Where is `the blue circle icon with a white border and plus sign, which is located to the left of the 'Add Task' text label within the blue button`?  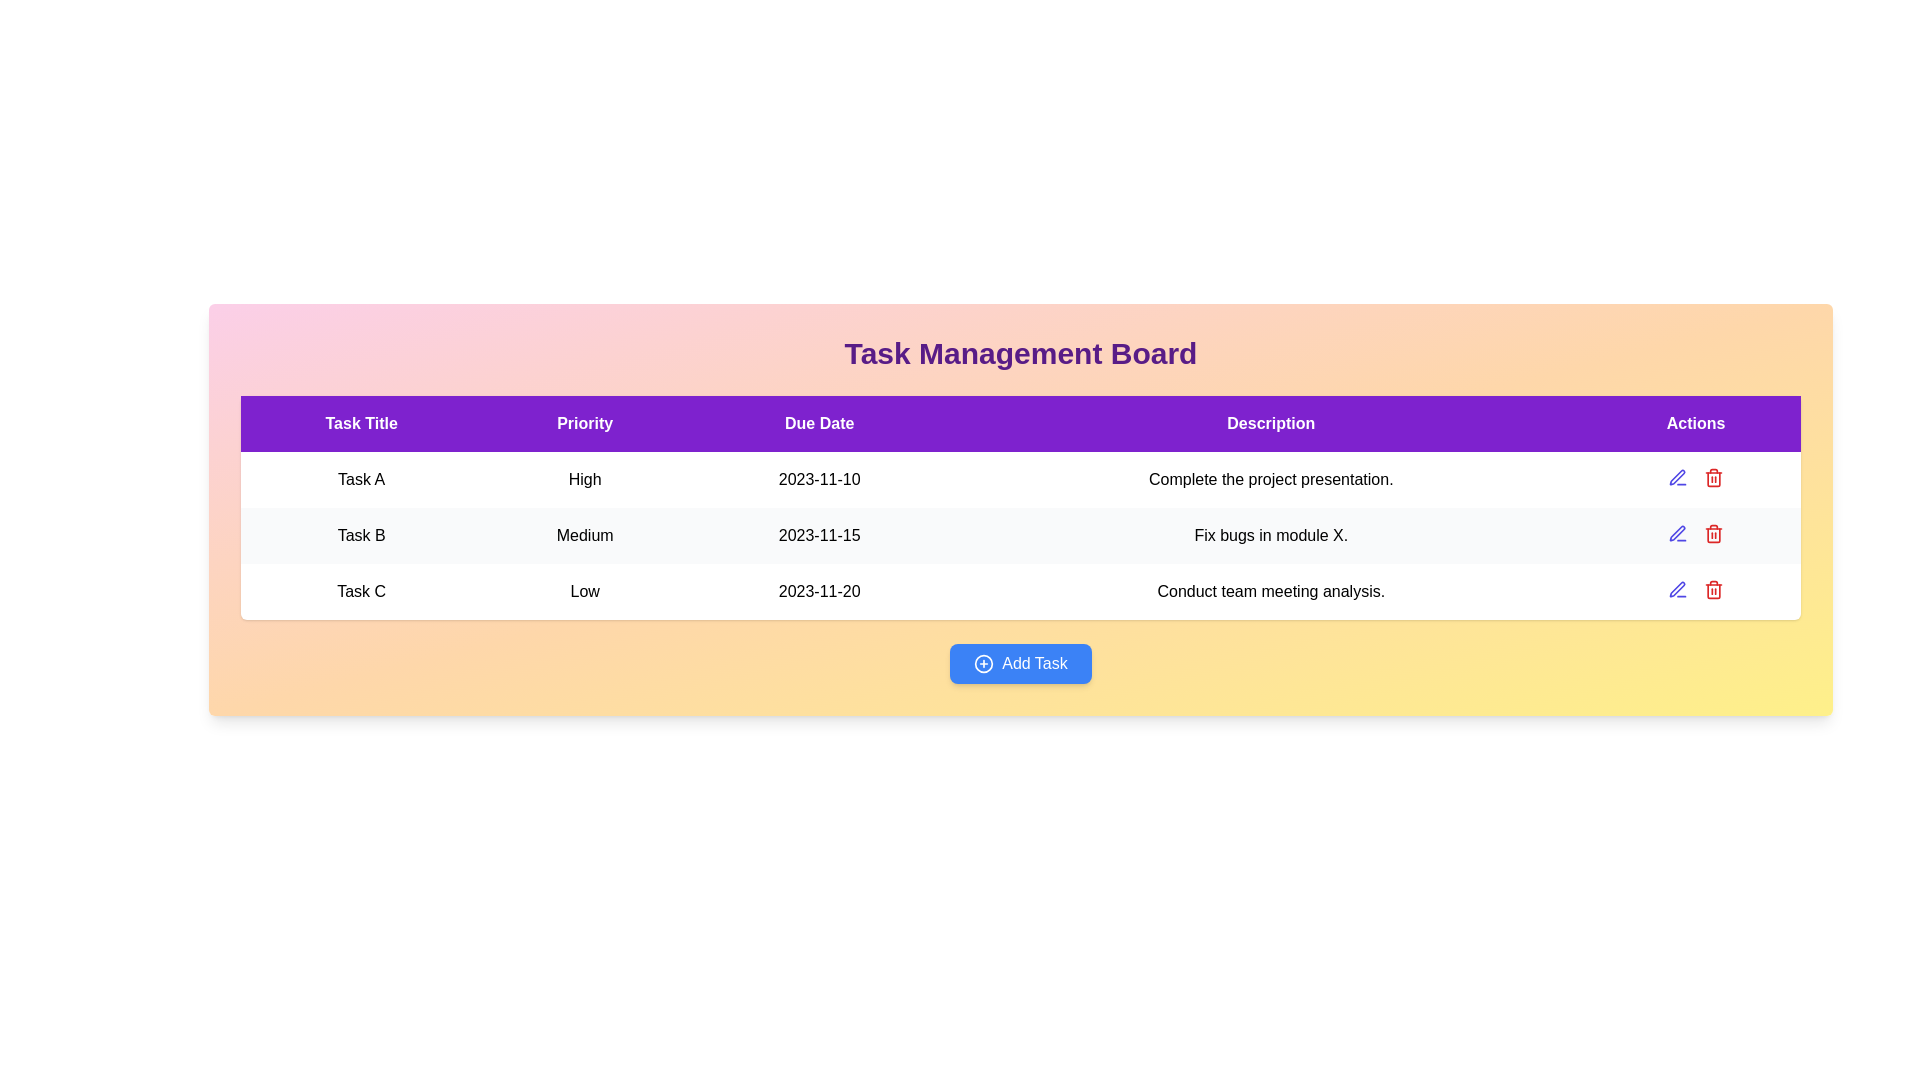 the blue circle icon with a white border and plus sign, which is located to the left of the 'Add Task' text label within the blue button is located at coordinates (984, 663).